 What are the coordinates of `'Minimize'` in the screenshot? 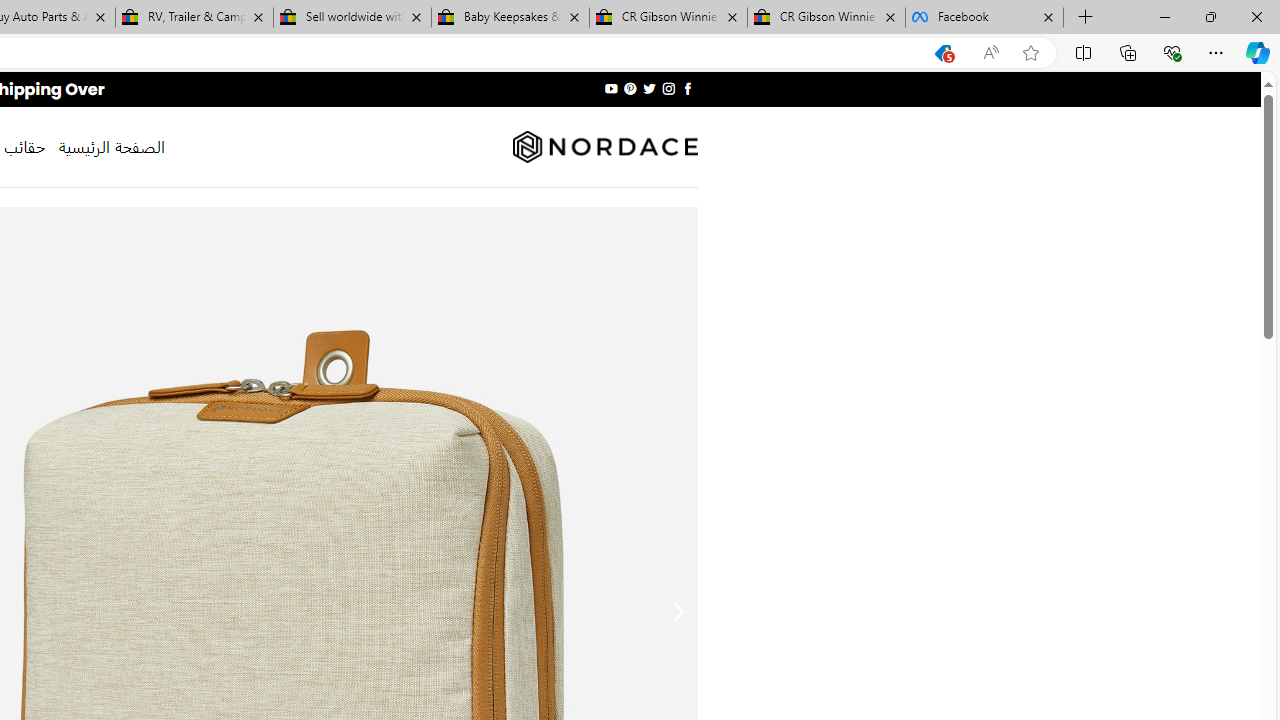 It's located at (1164, 16).